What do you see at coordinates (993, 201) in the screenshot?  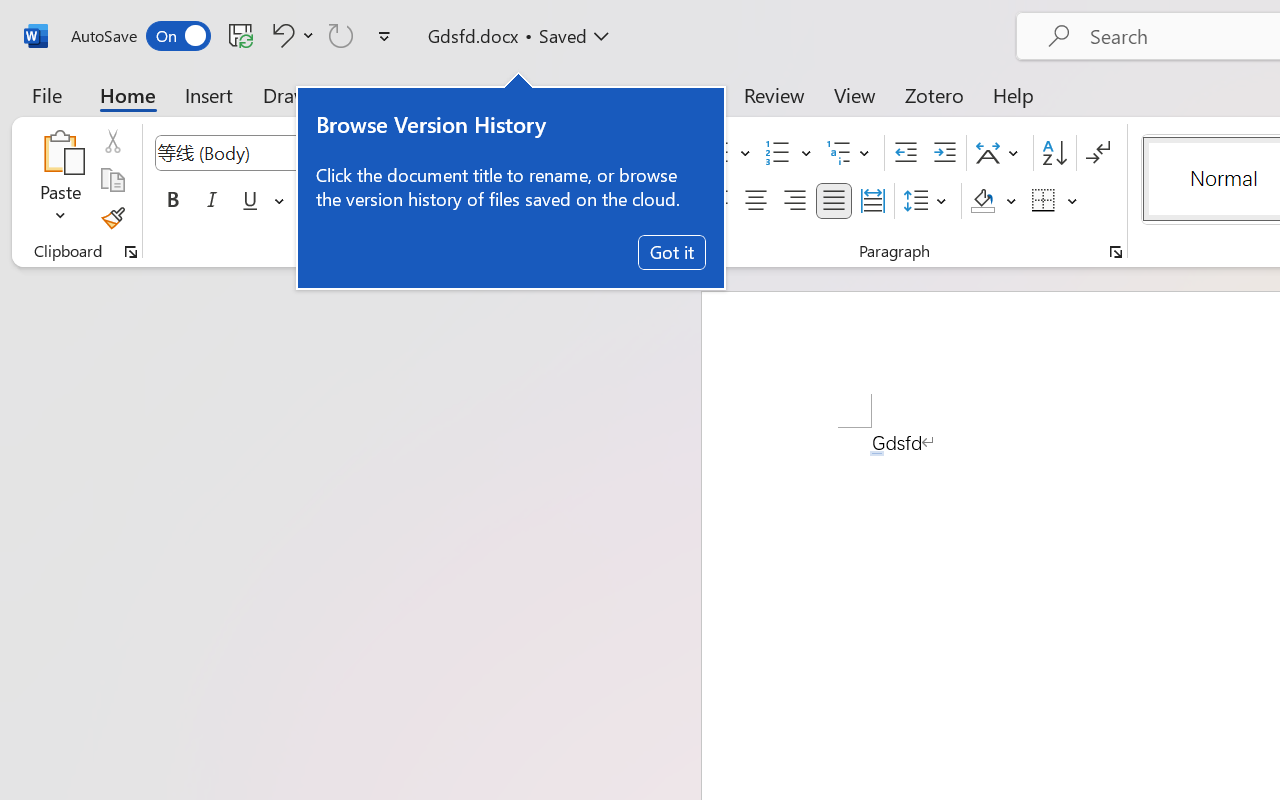 I see `'Shading'` at bounding box center [993, 201].